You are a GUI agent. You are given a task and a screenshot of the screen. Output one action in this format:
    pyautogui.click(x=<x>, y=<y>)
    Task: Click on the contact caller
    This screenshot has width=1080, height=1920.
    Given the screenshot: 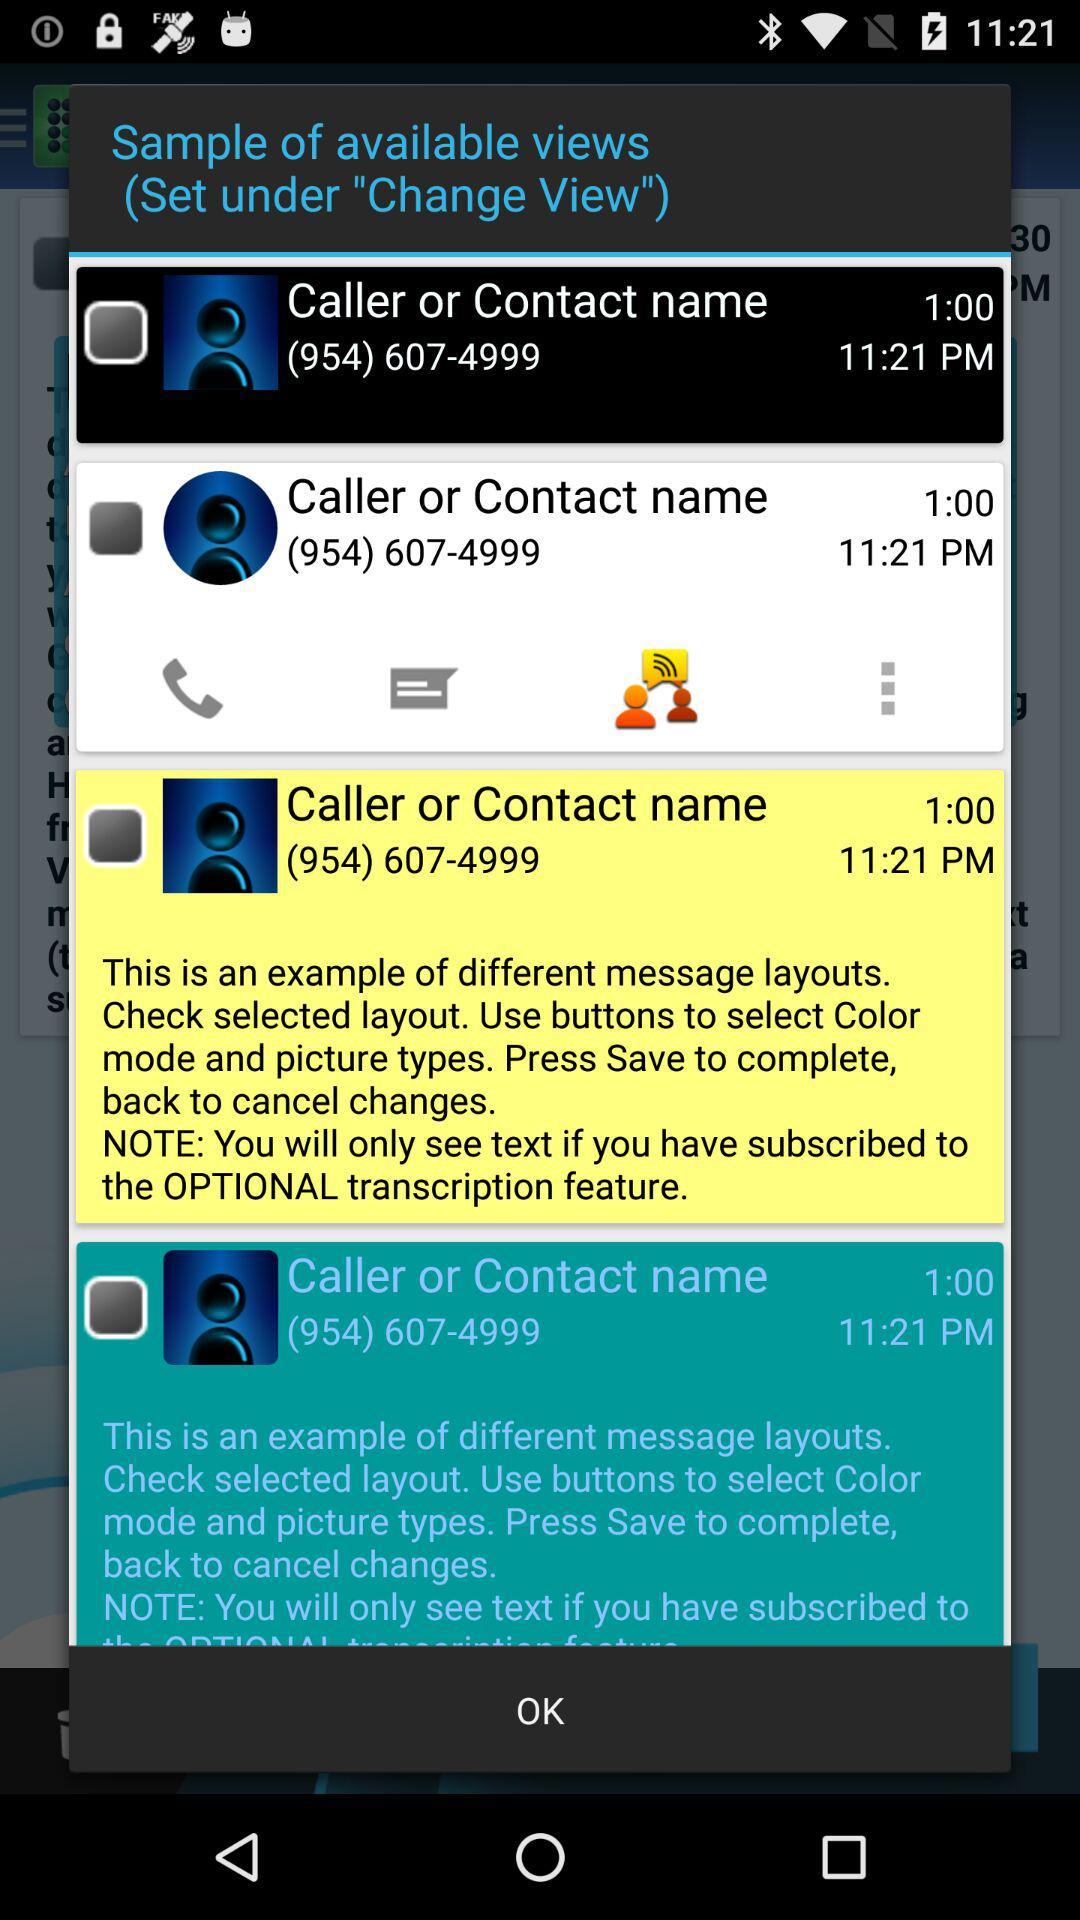 What is the action you would take?
    pyautogui.click(x=115, y=332)
    